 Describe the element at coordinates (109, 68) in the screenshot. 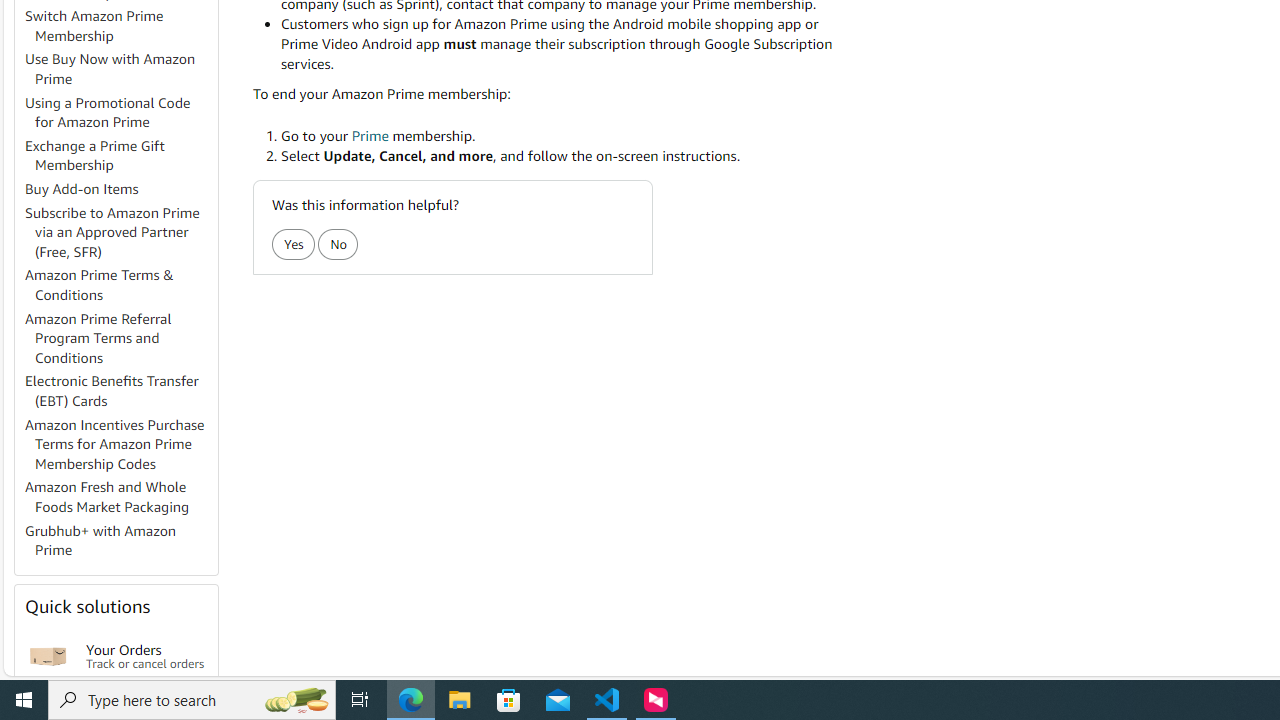

I see `'Use Buy Now with Amazon Prime'` at that location.